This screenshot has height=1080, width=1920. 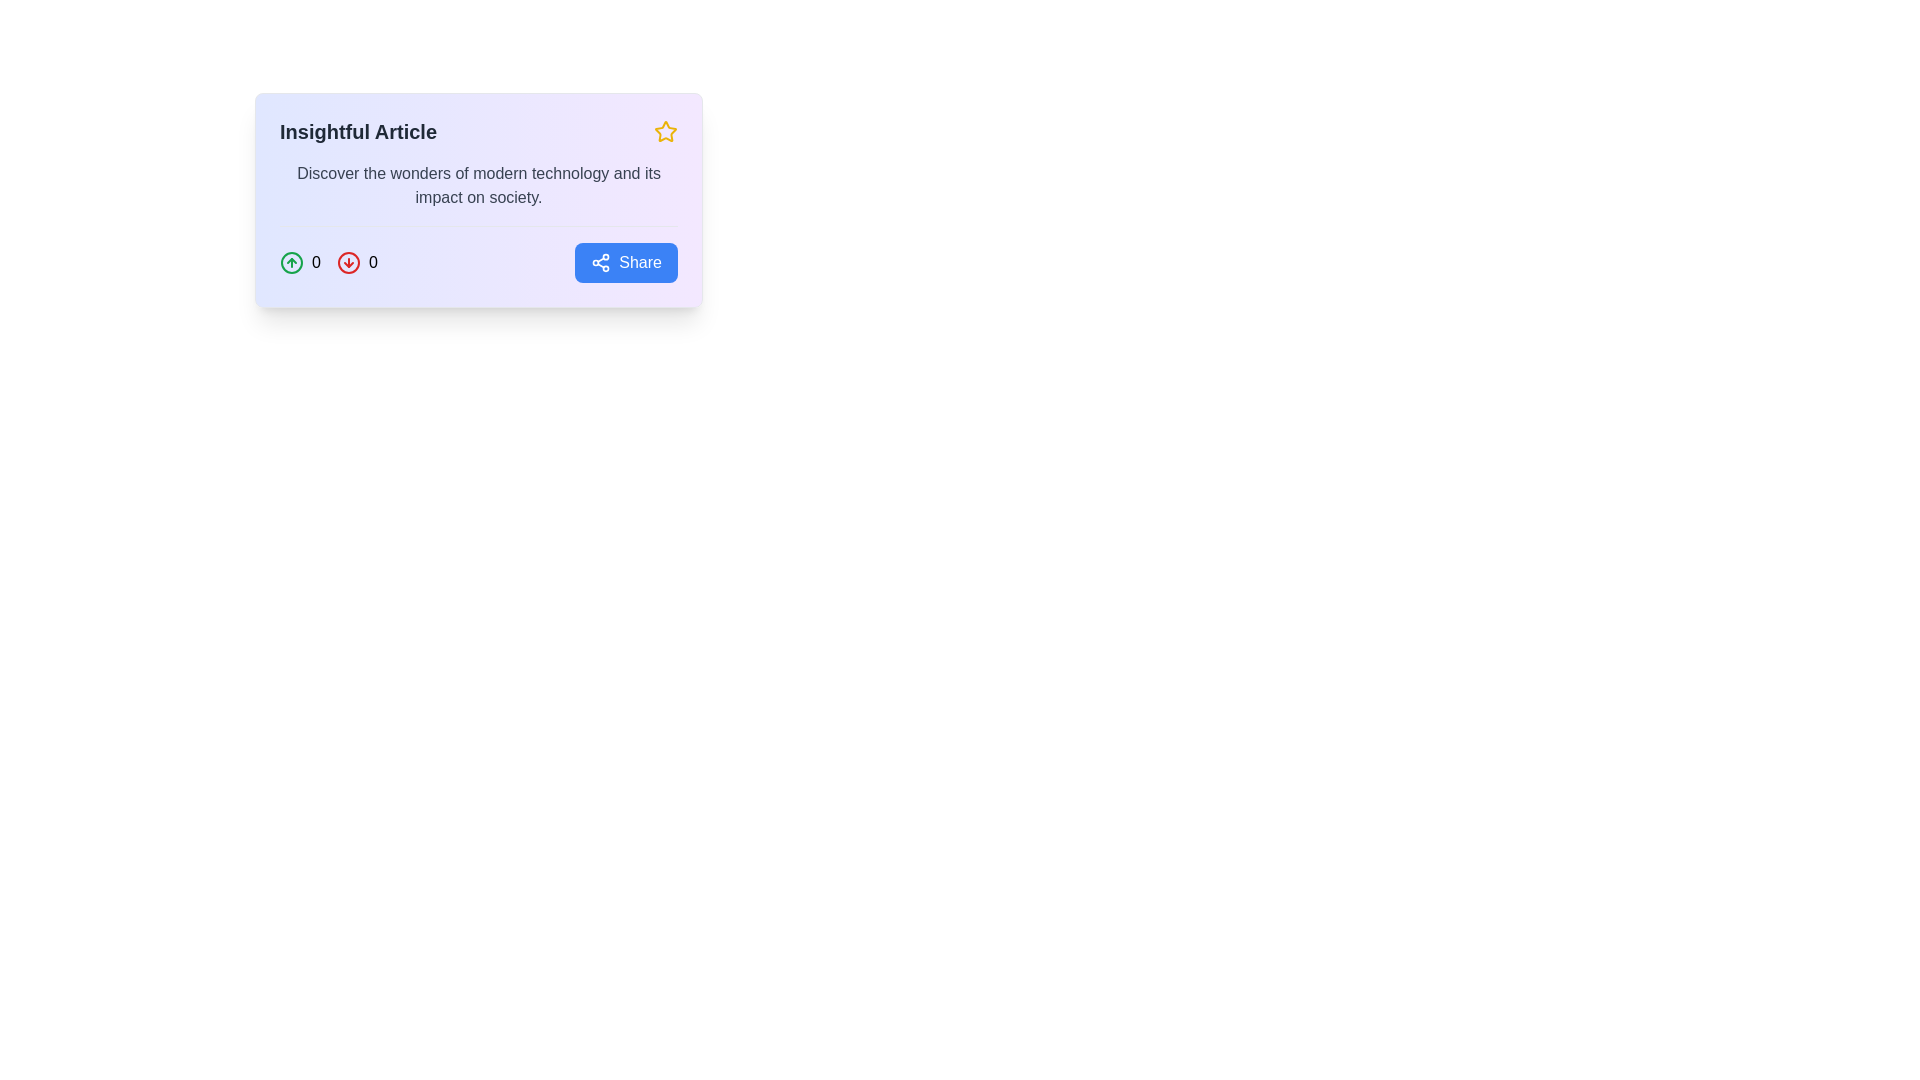 I want to click on the decrement button which is represented by a red circular arrow down icon and the digit '0' to its right, indicating a decrement operation, so click(x=357, y=261).